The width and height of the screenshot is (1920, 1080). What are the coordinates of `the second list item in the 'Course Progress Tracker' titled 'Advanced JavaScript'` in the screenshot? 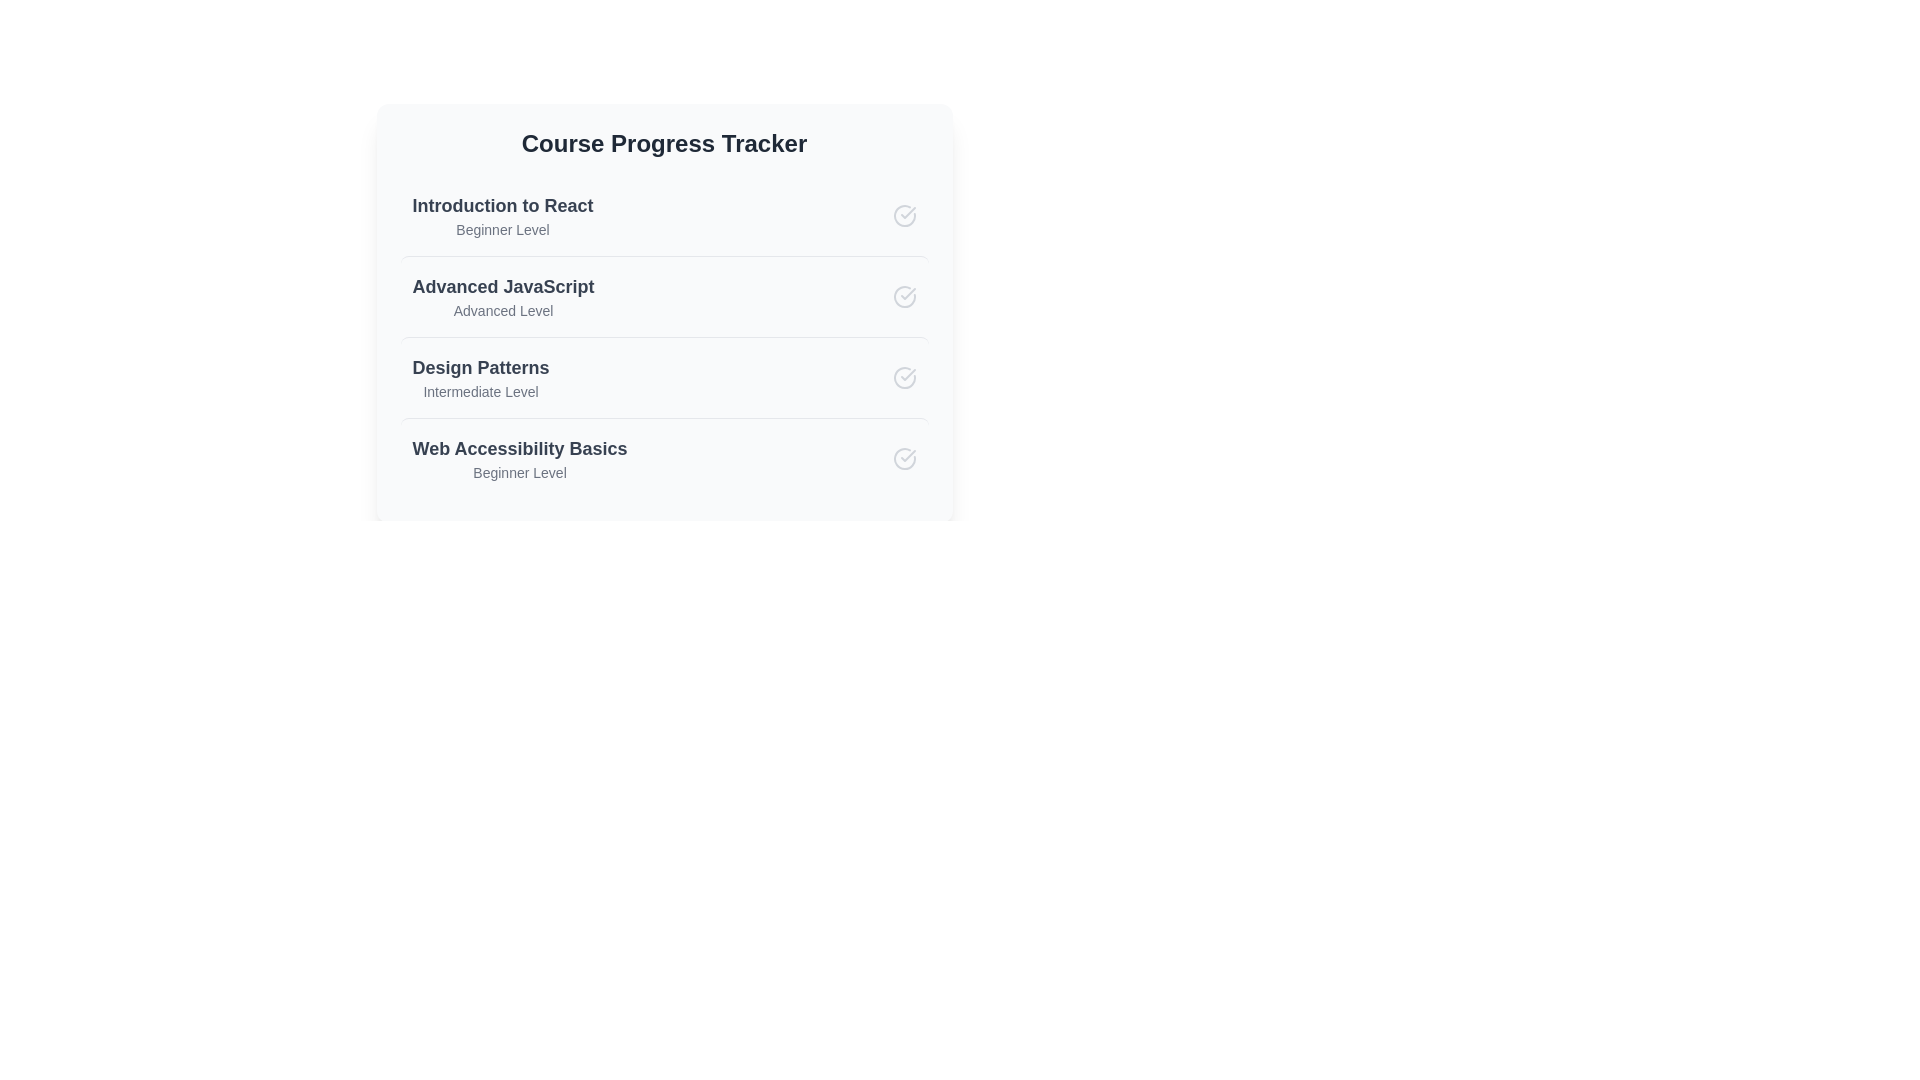 It's located at (664, 296).